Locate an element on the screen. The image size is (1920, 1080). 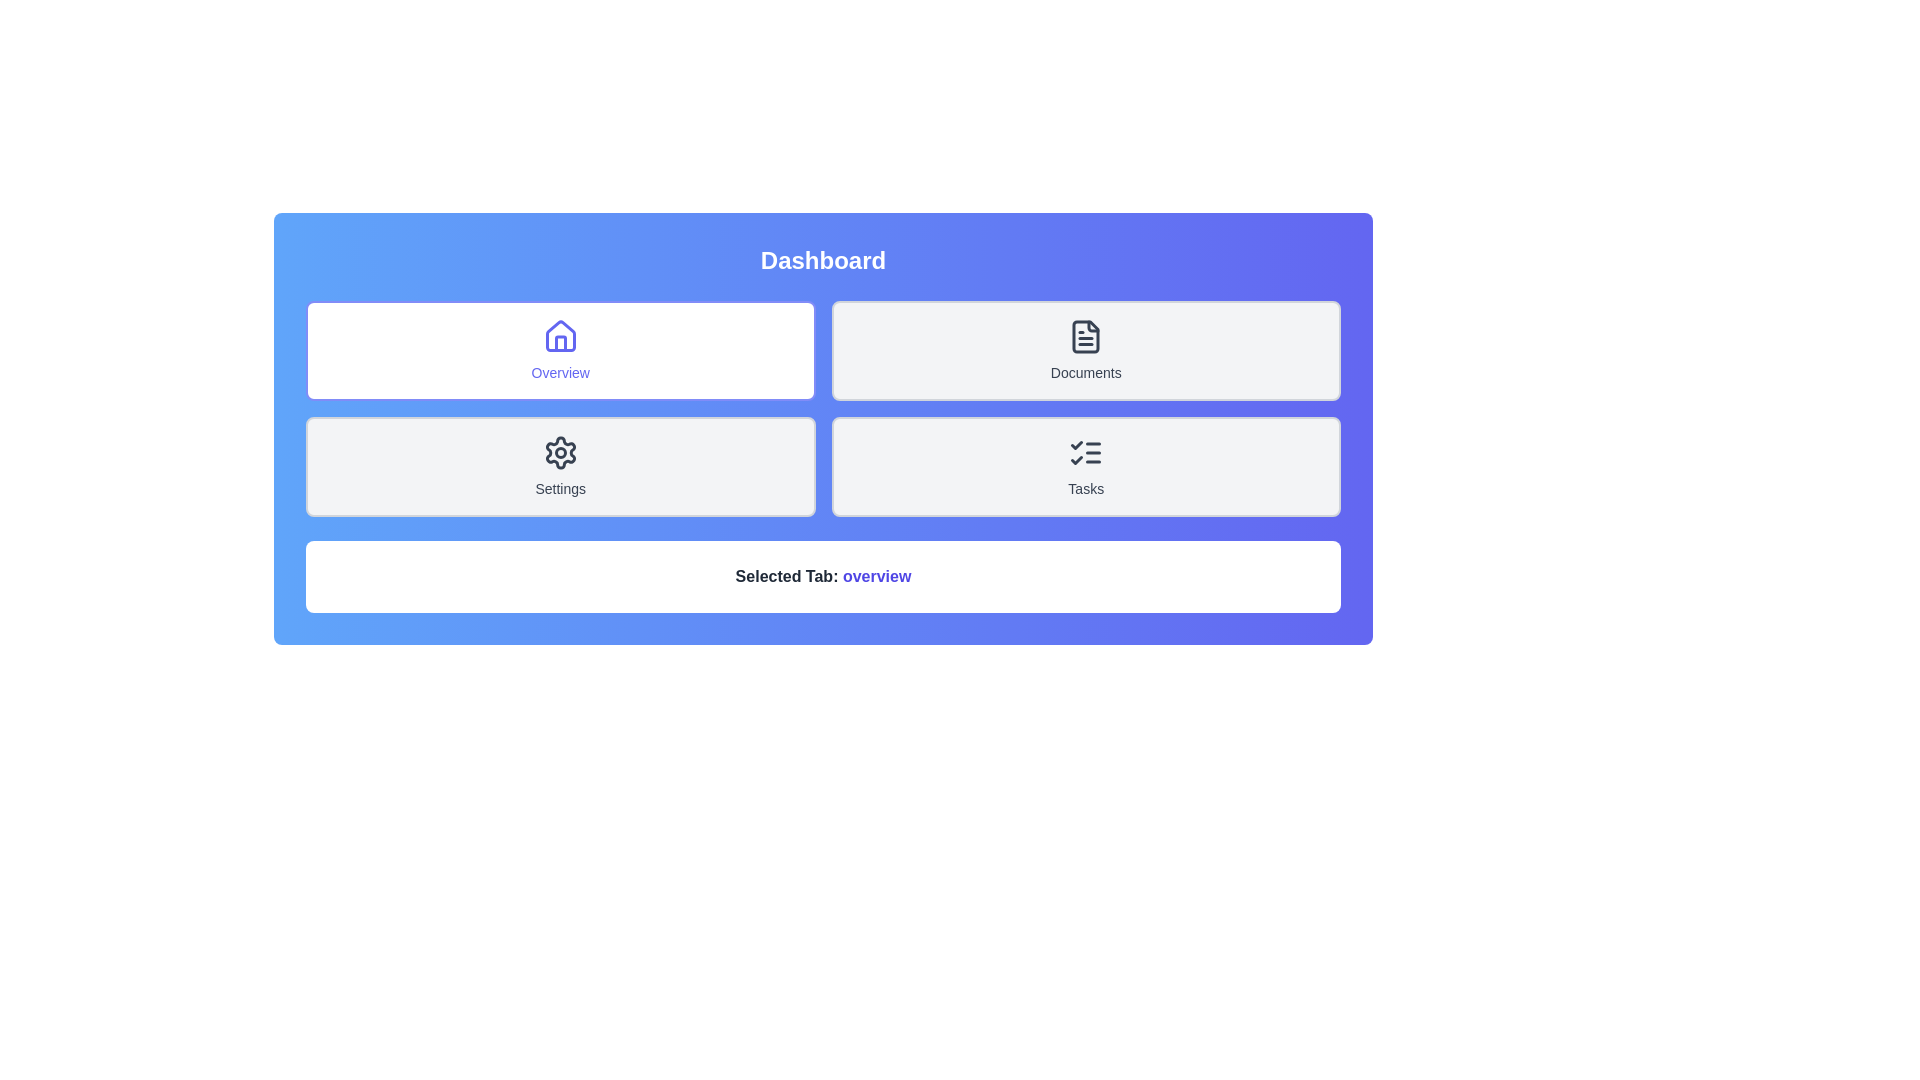
the 'Overview' button, which is a rectangular button with a white background, indigo text and border, and an icon of a house above the label, located in the top-left section of a grid layout is located at coordinates (560, 350).